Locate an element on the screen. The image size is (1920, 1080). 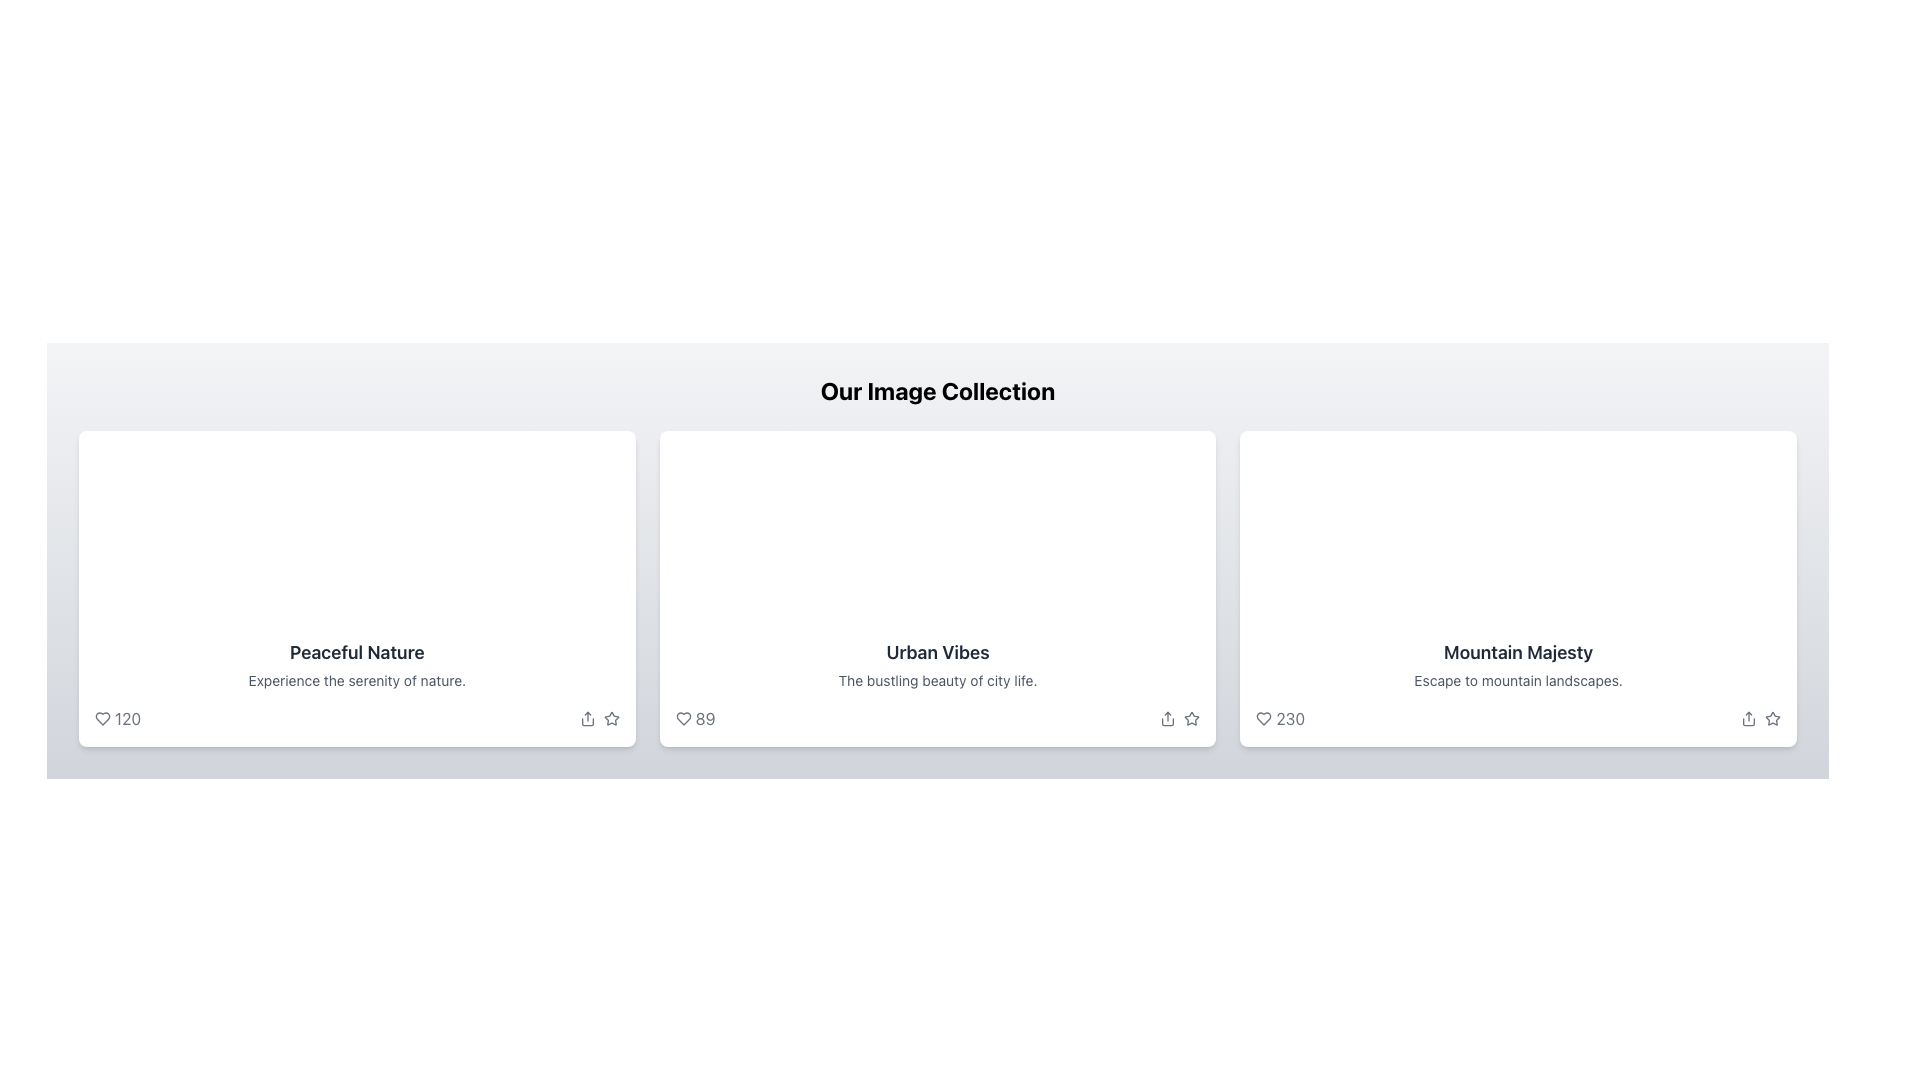
the title text at the top center of the first card is located at coordinates (357, 652).